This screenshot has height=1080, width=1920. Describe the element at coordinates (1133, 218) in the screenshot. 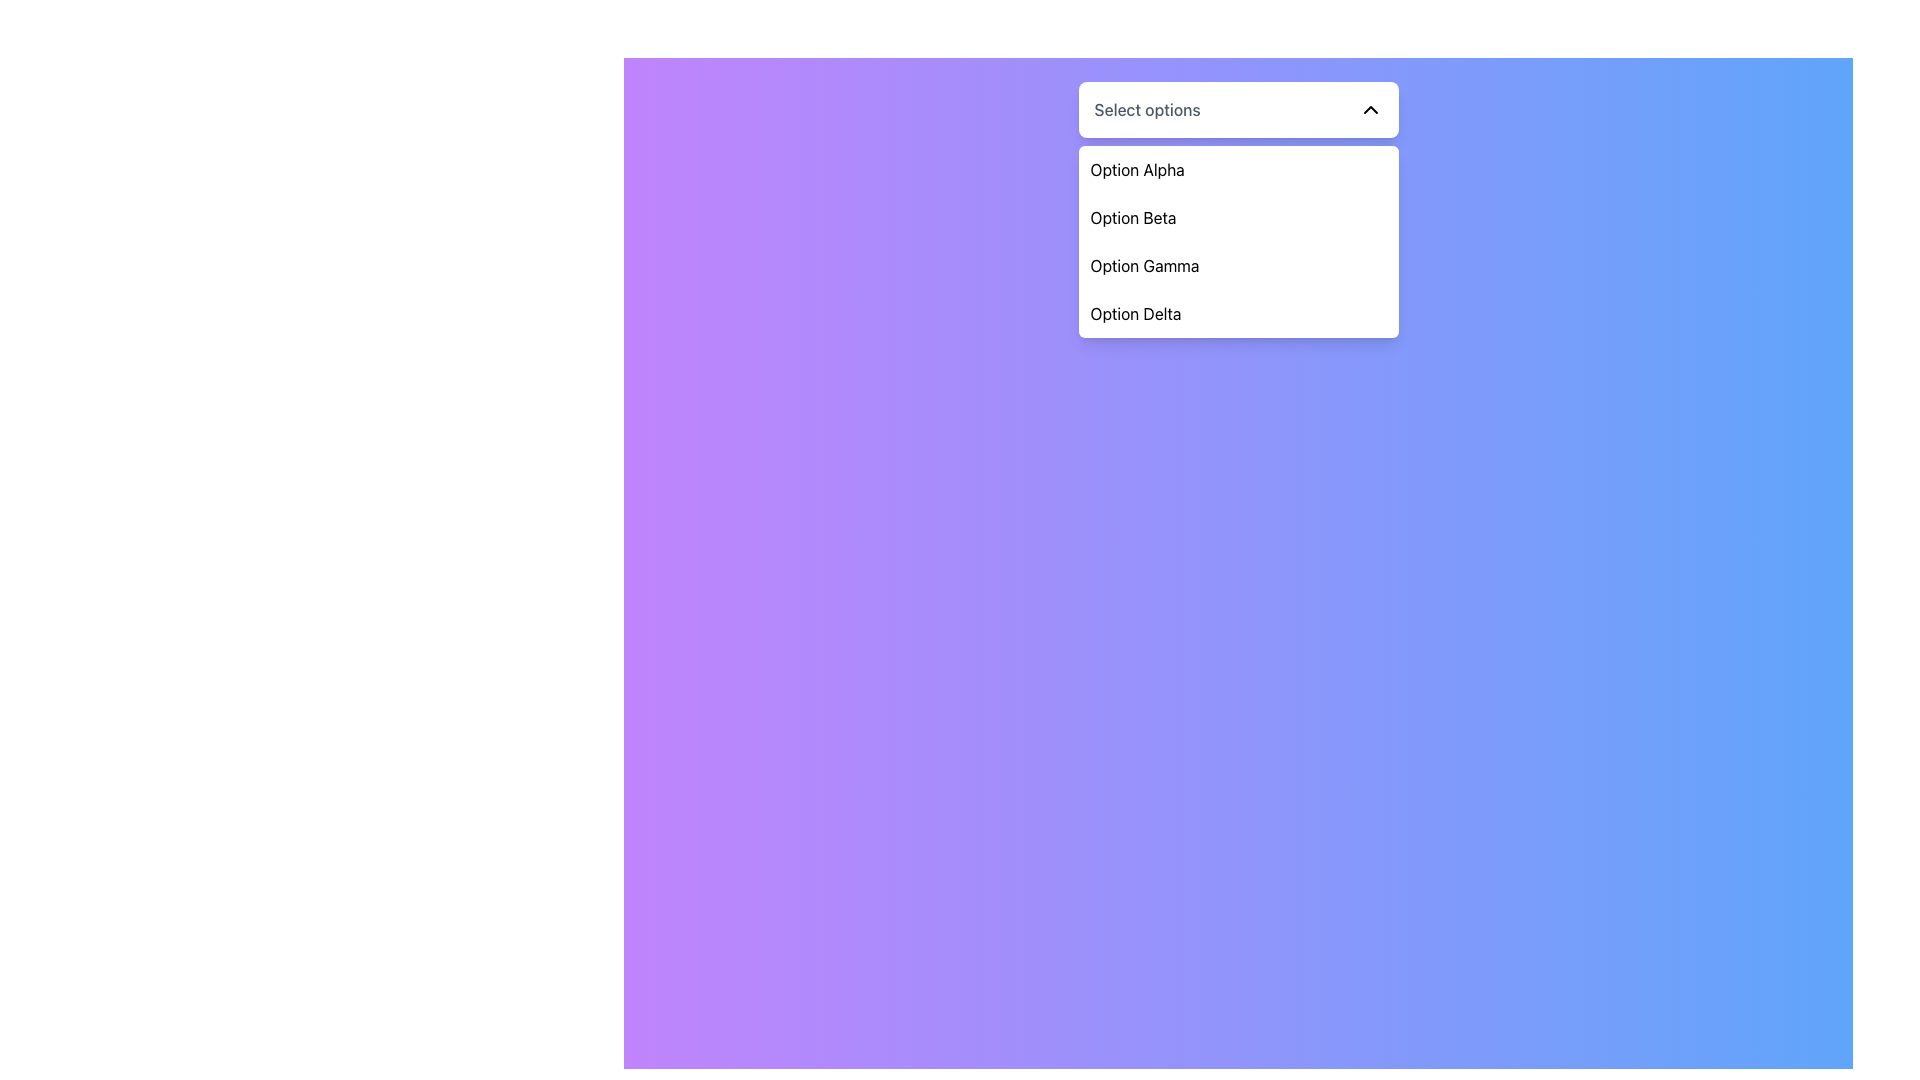

I see `the text label for 'Option Beta' in the dropdown menu` at that location.